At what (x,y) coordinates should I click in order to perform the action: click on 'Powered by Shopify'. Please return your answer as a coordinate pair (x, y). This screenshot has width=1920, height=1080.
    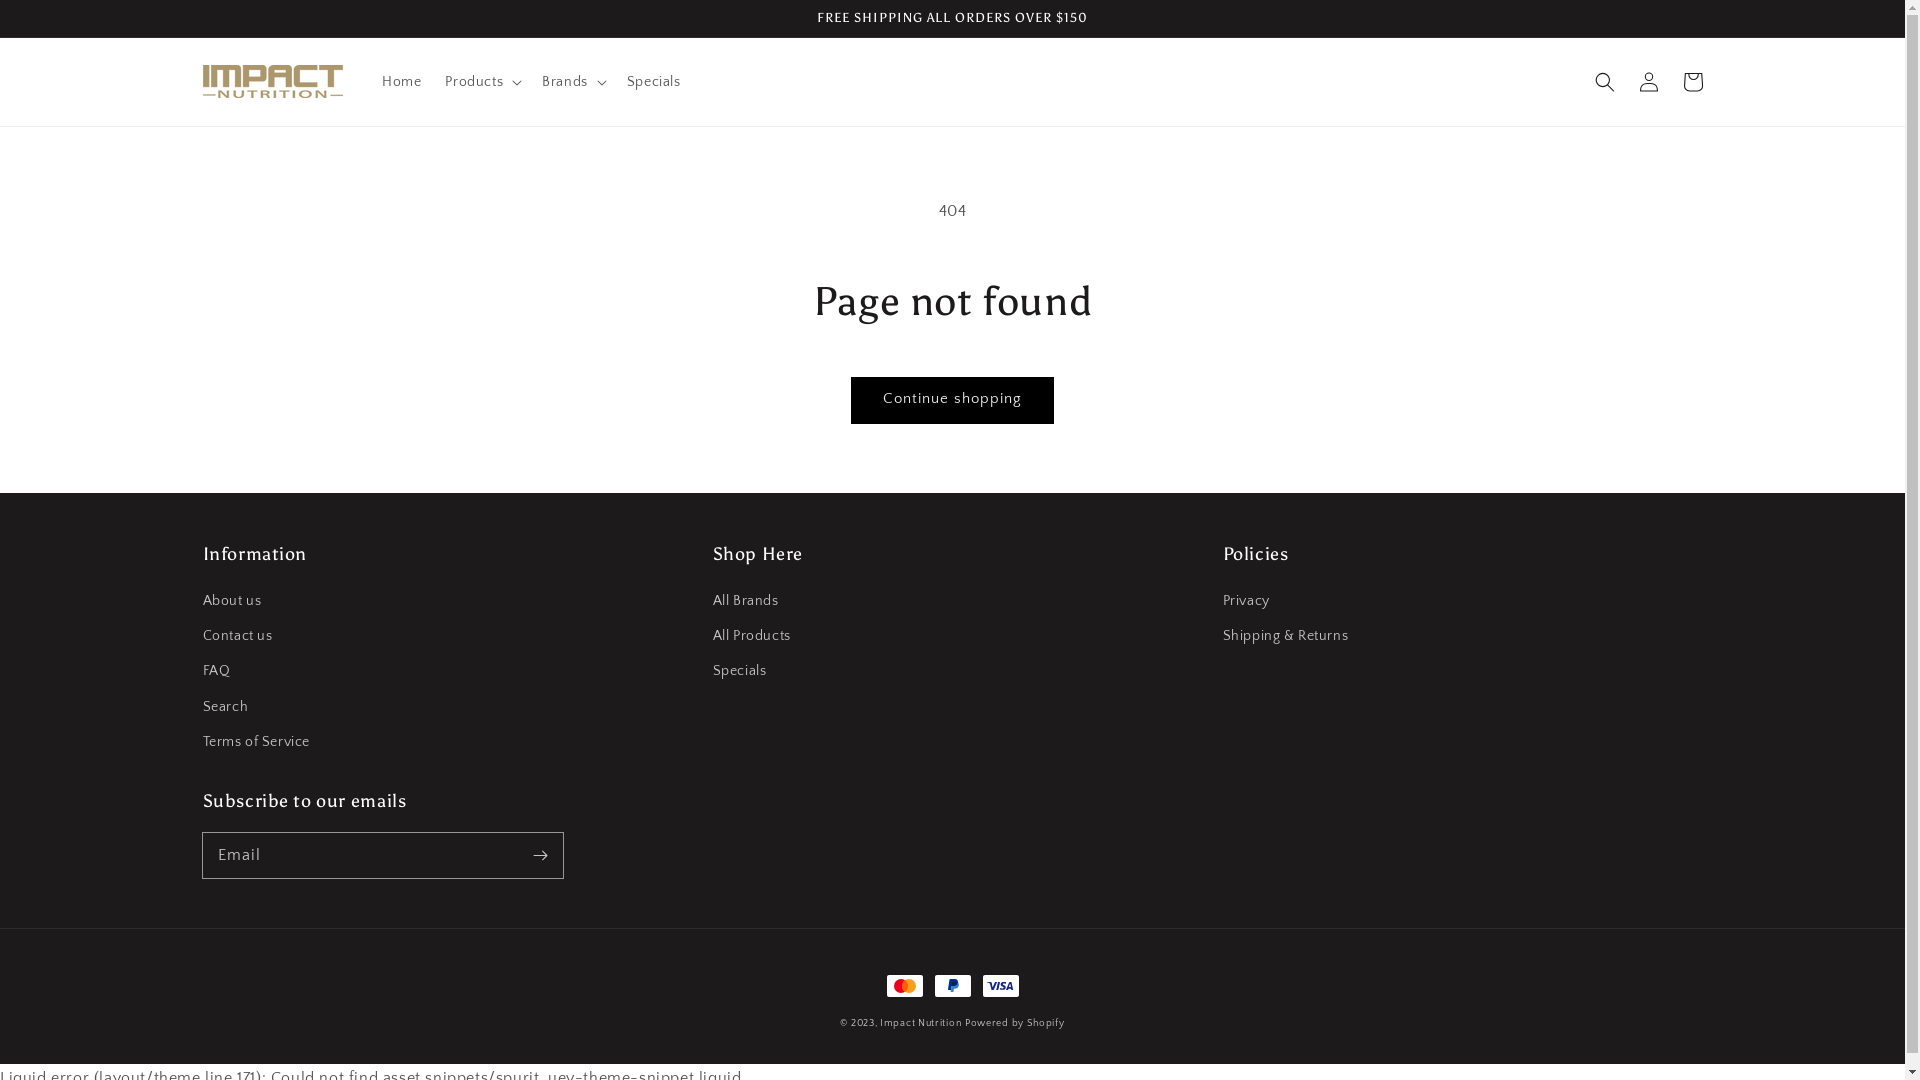
    Looking at the image, I should click on (964, 1023).